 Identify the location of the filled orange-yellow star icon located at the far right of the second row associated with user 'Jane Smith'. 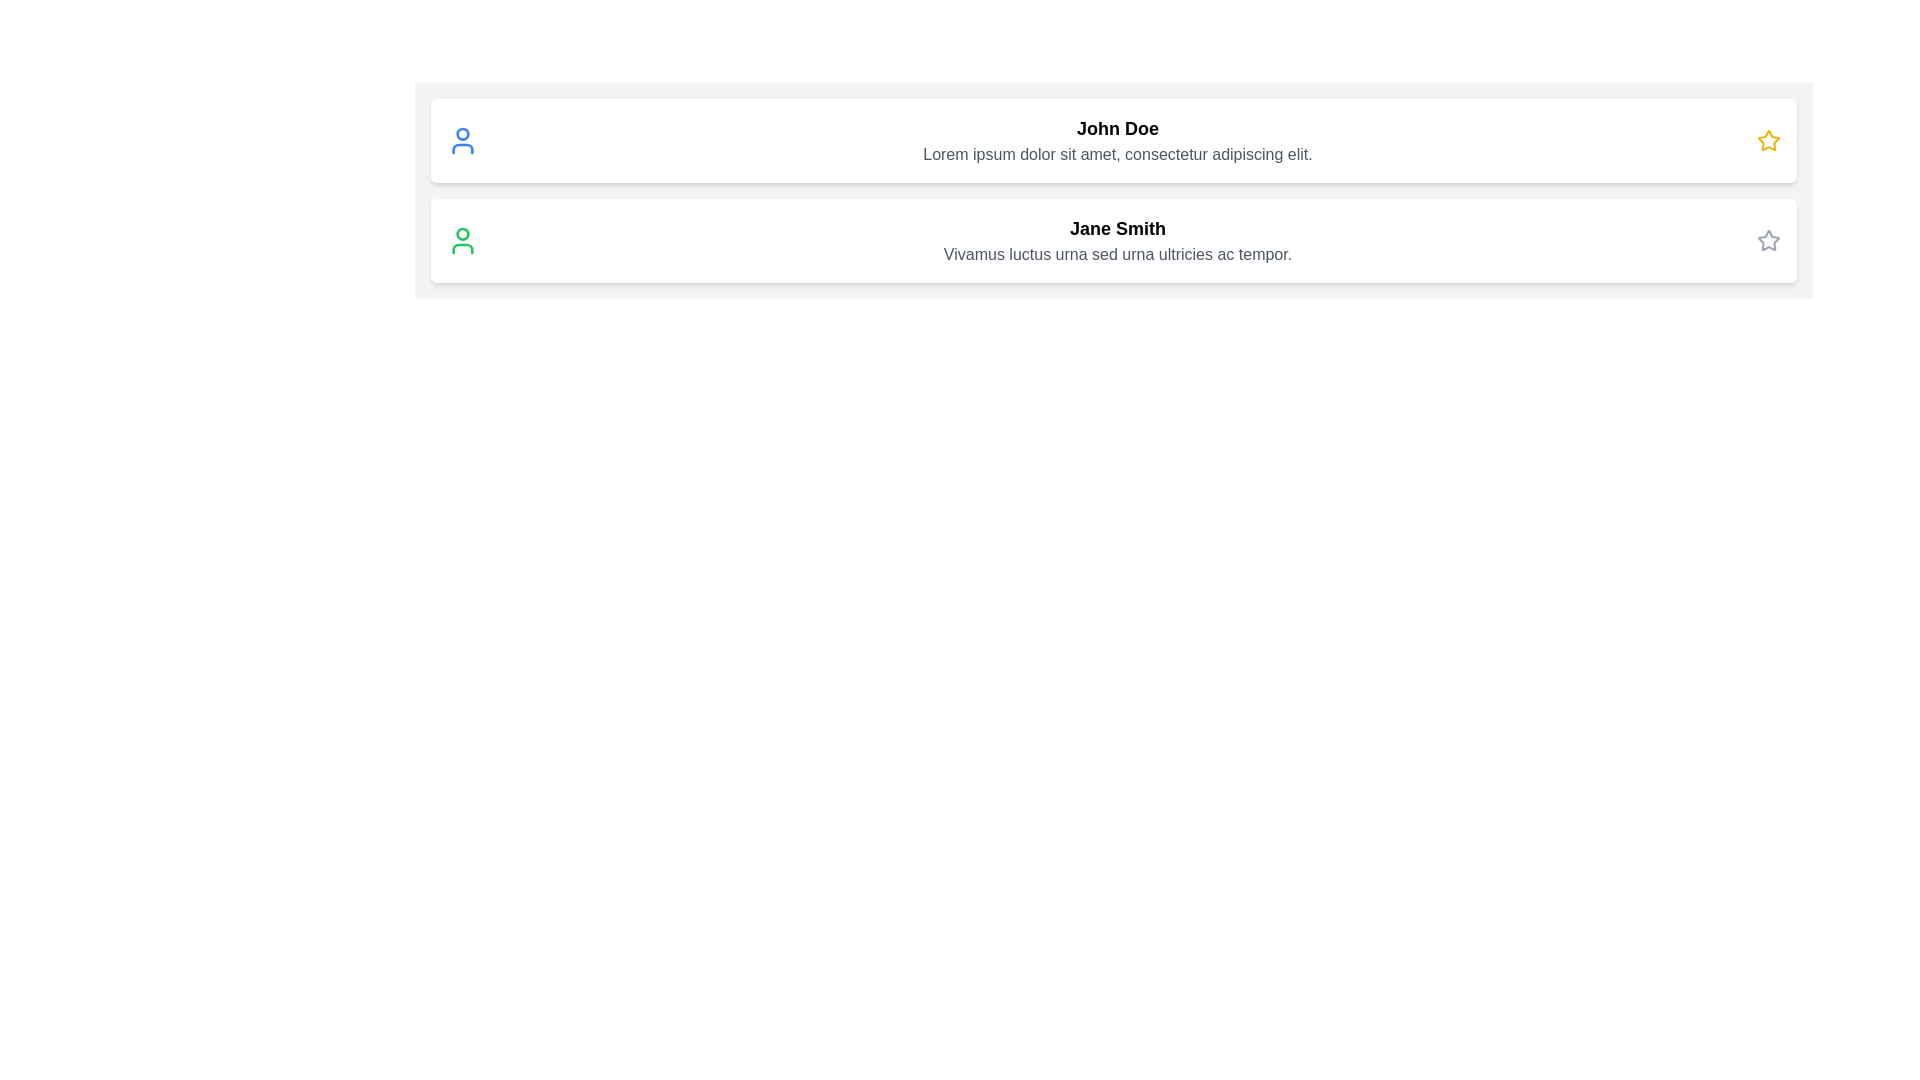
(1767, 138).